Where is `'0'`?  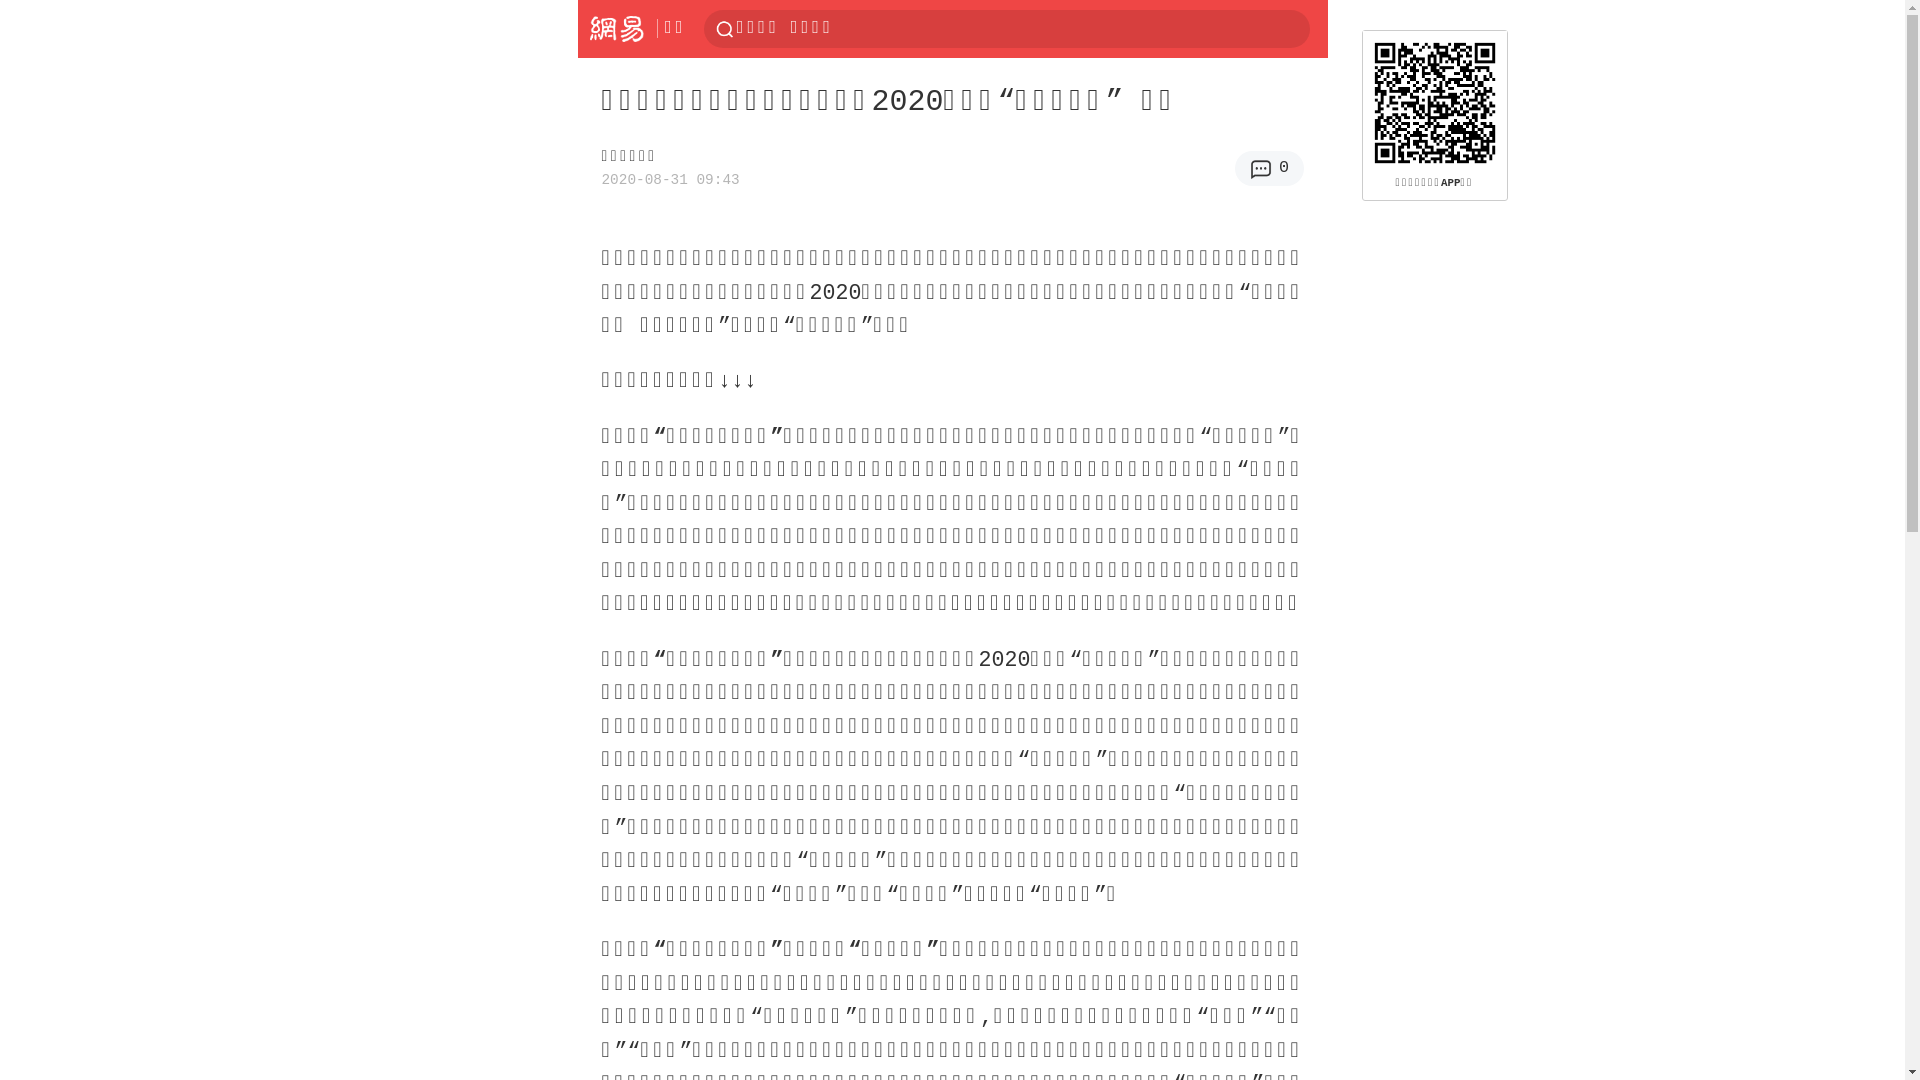 '0' is located at coordinates (1268, 167).